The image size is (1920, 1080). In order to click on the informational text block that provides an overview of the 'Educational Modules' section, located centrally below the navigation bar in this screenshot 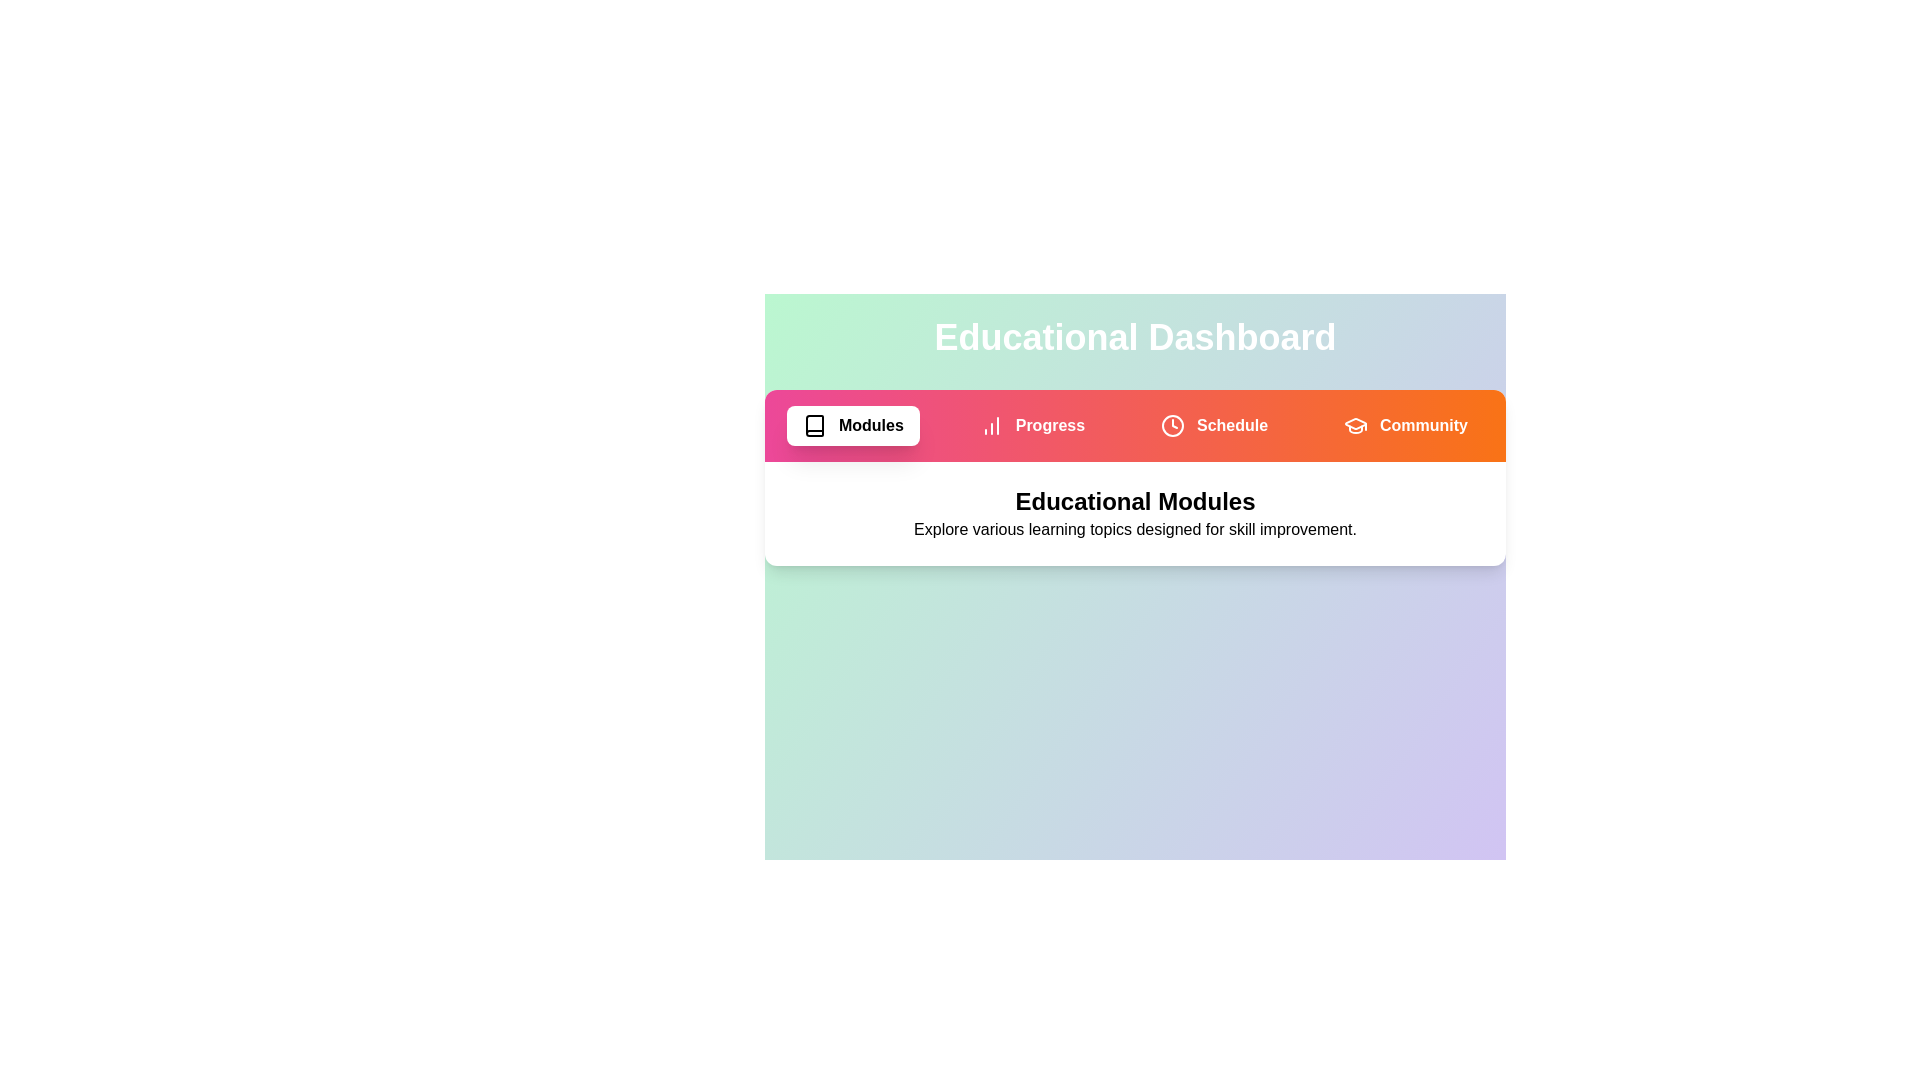, I will do `click(1135, 512)`.